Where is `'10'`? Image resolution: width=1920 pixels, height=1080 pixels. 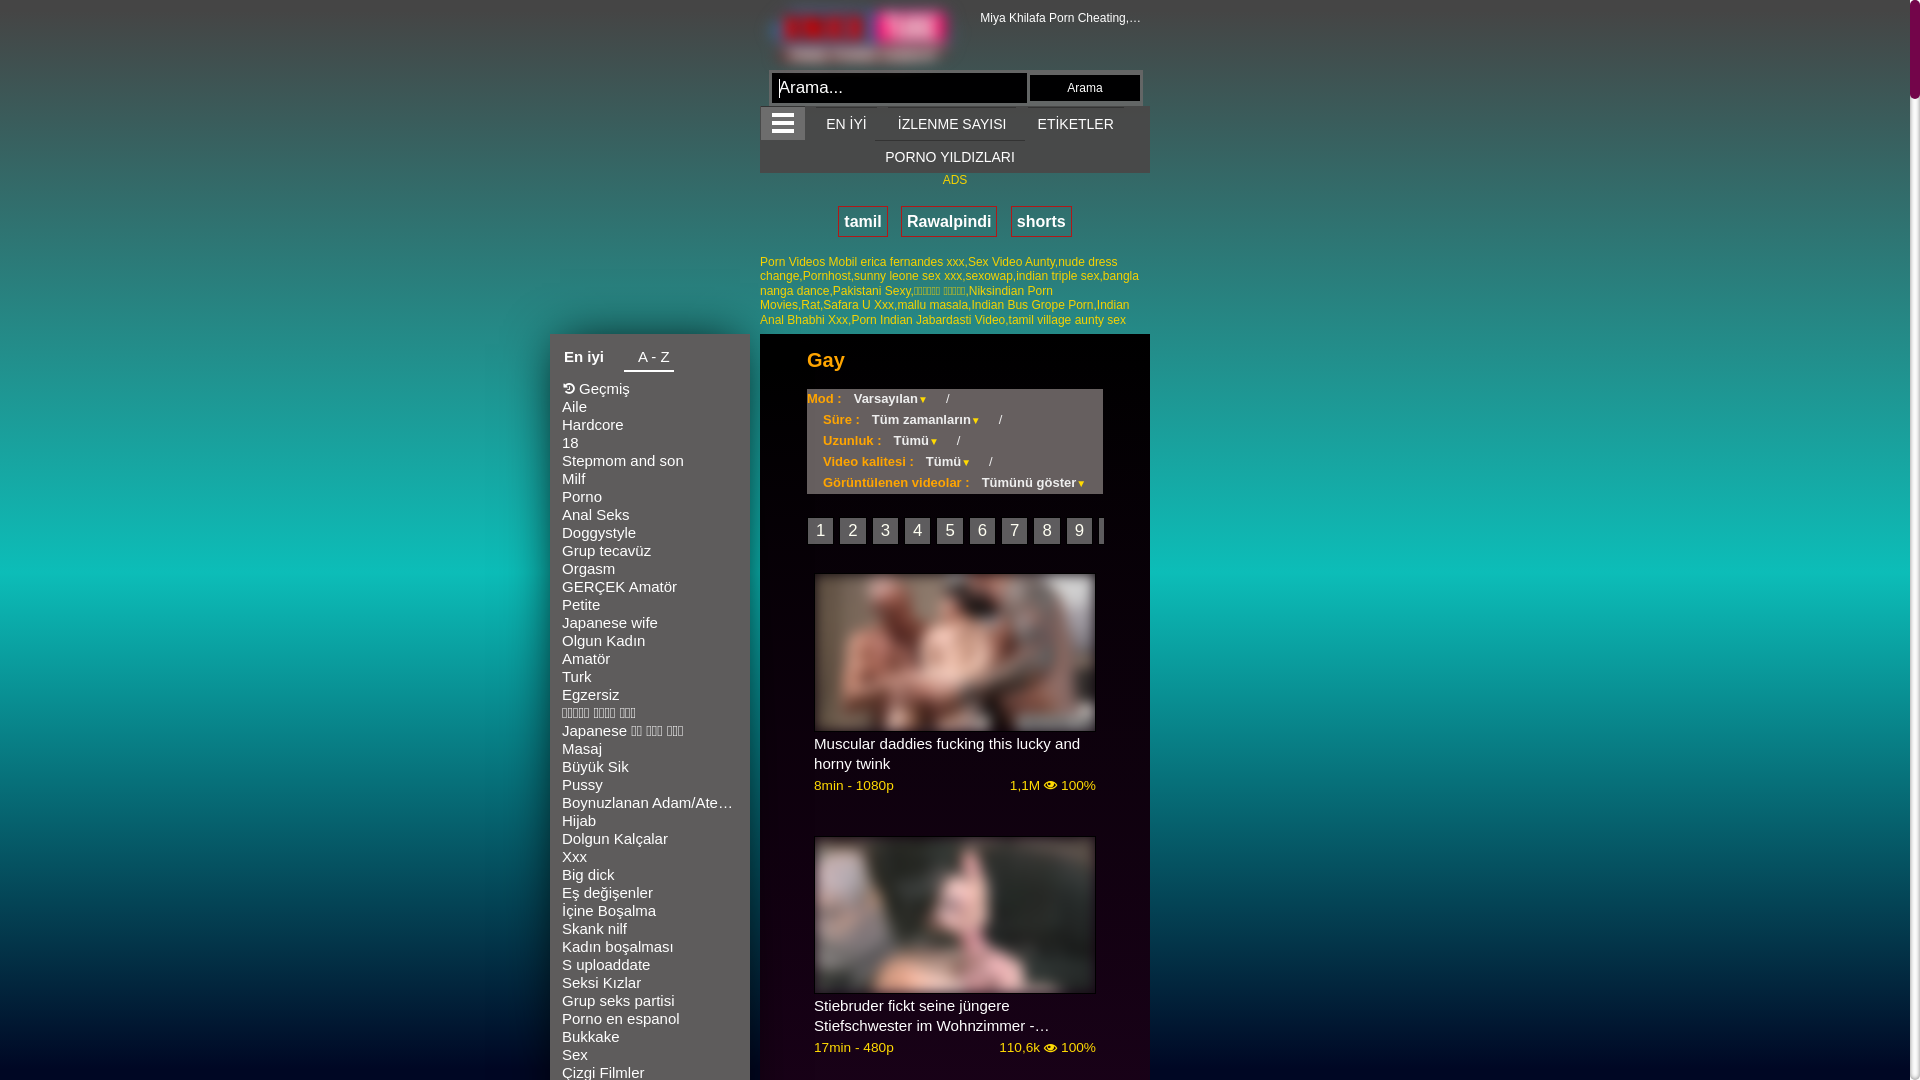 '10' is located at coordinates (1115, 530).